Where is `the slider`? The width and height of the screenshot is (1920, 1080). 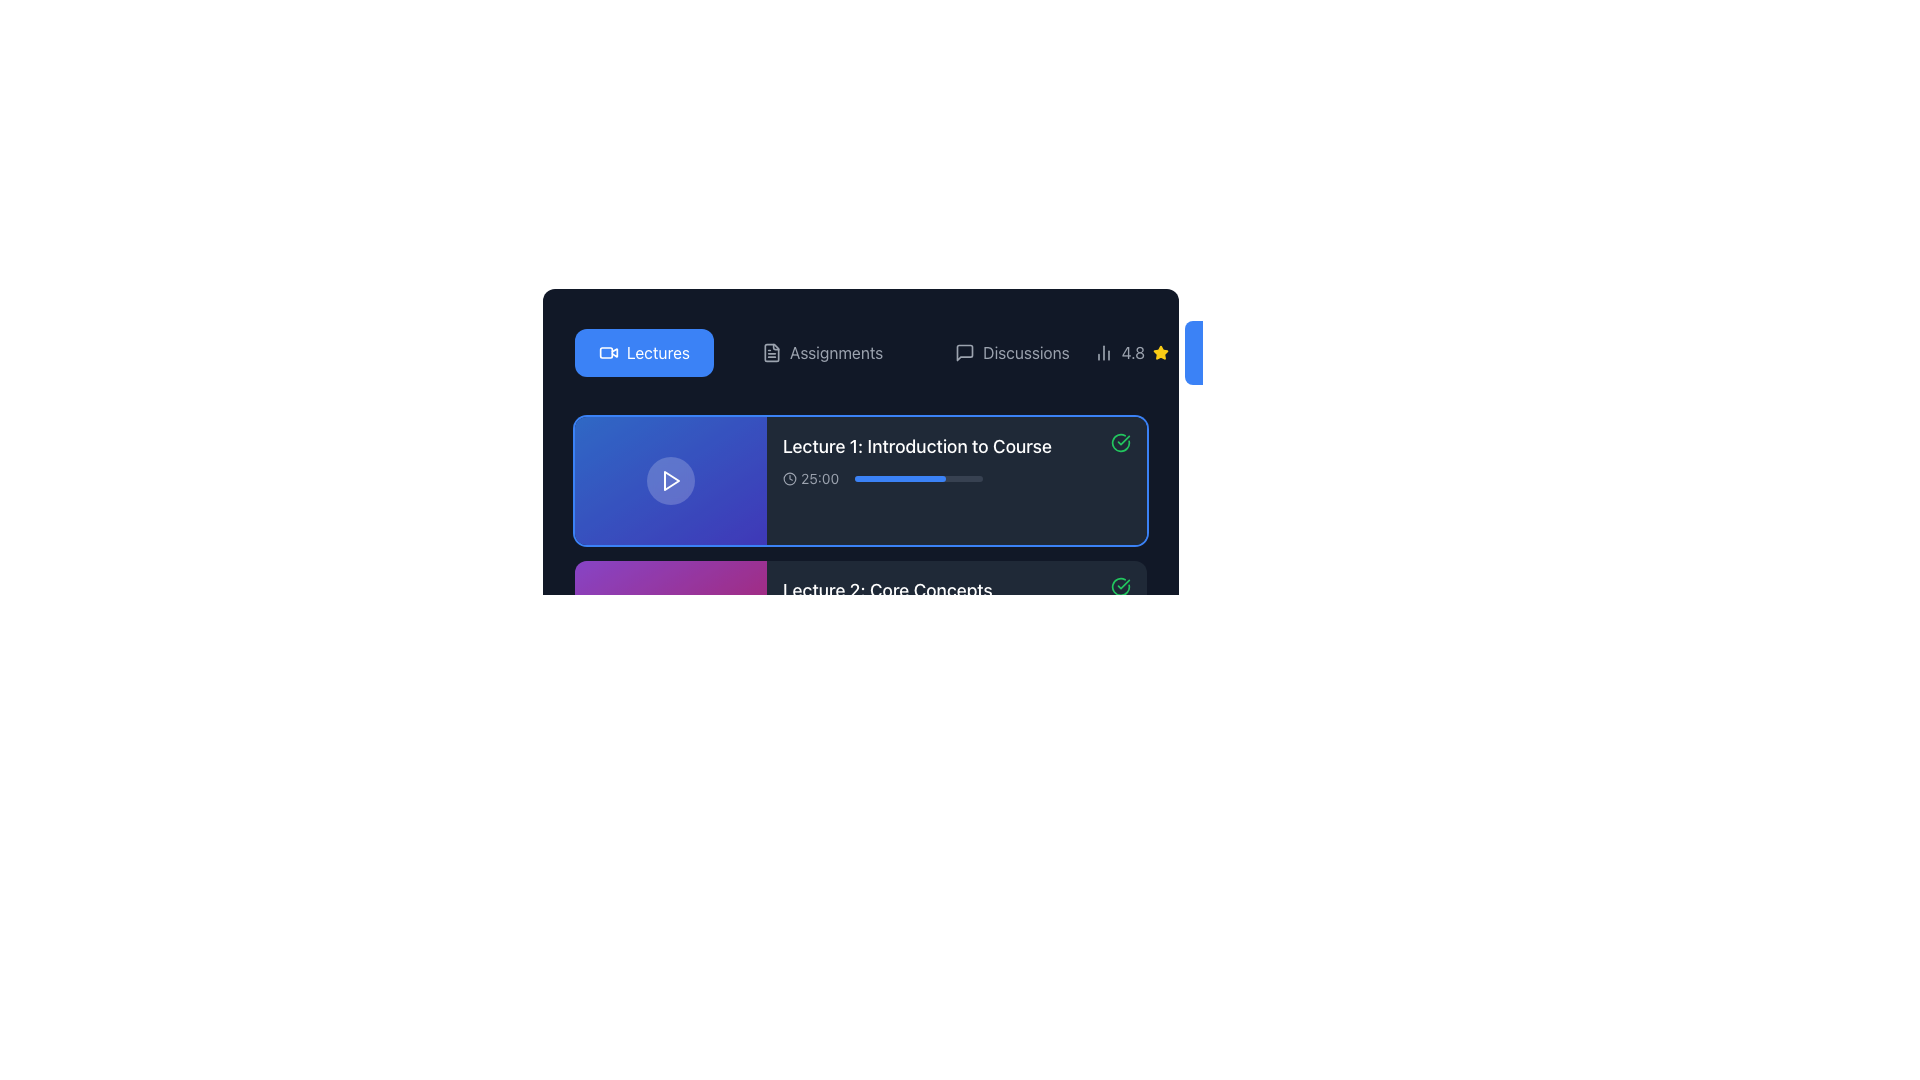
the slider is located at coordinates (973, 478).